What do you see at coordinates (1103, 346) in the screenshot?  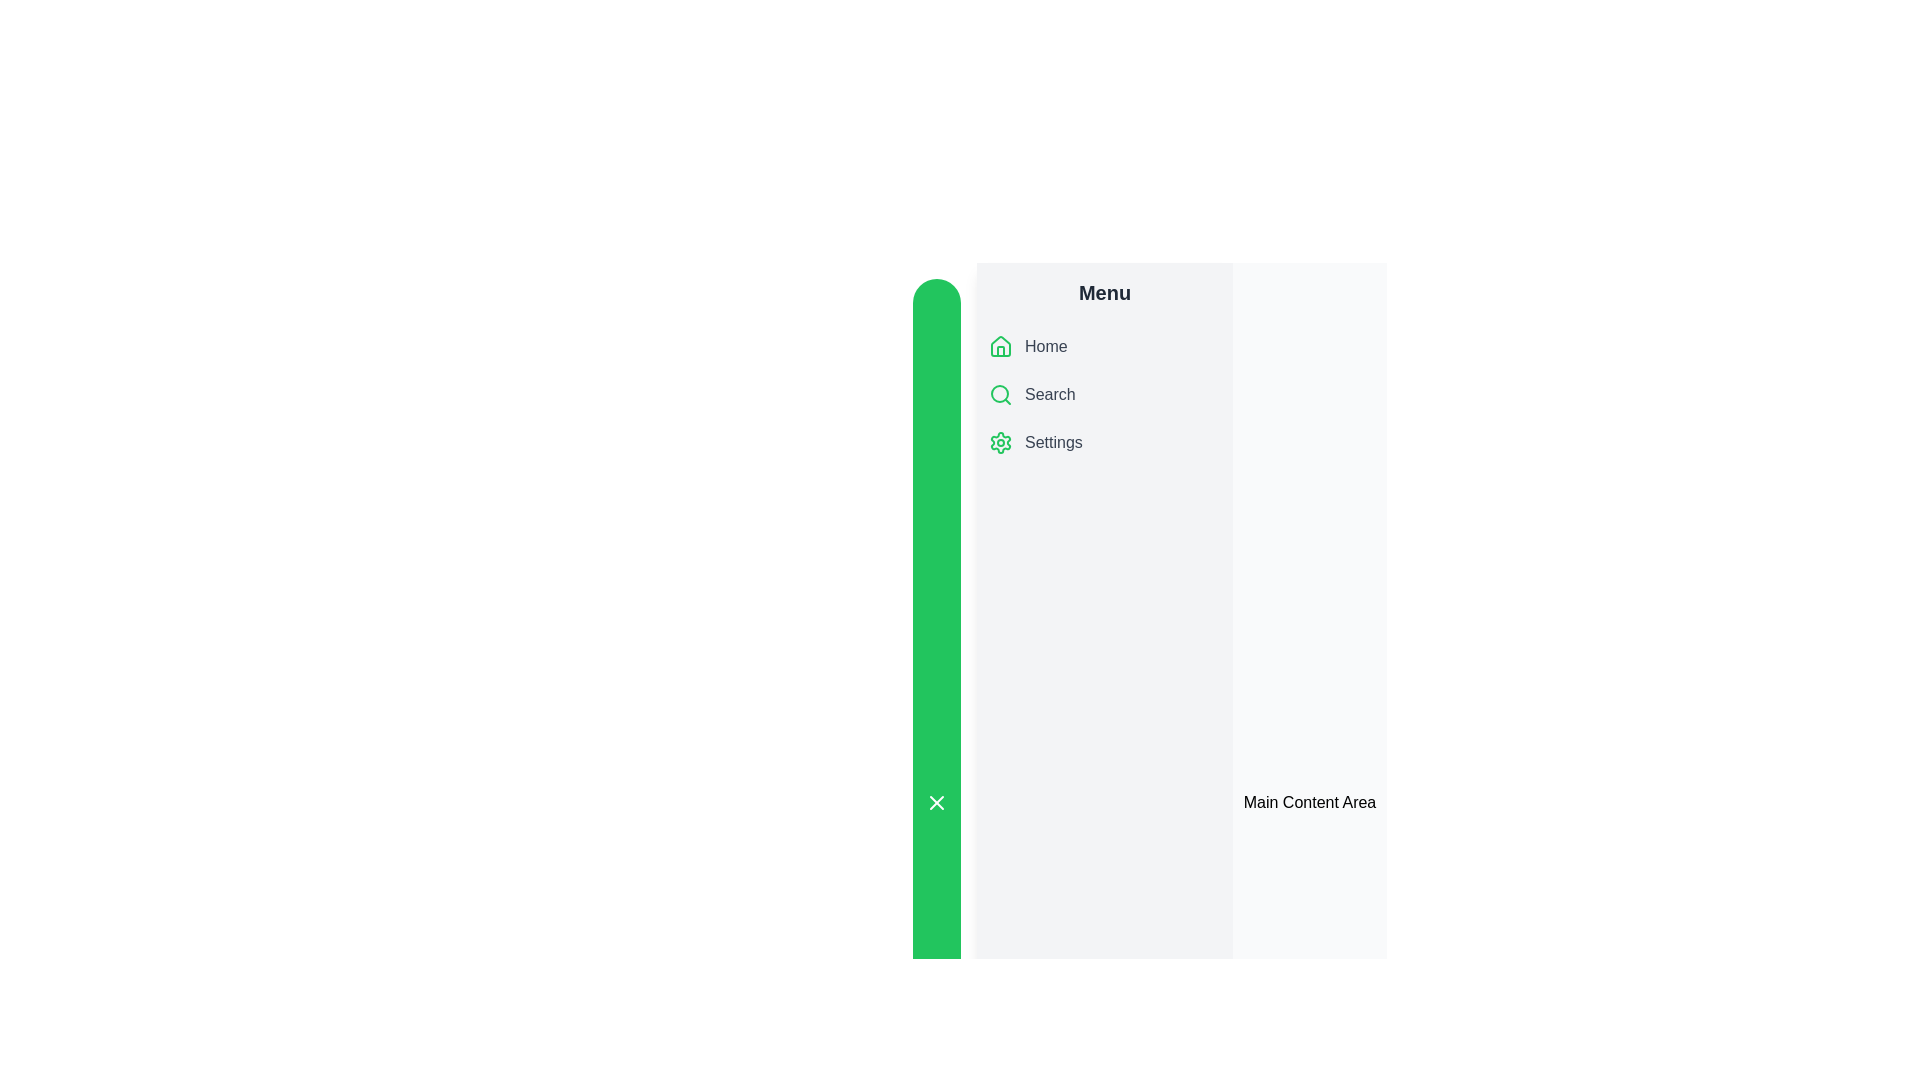 I see `the menu item Home to select it` at bounding box center [1103, 346].